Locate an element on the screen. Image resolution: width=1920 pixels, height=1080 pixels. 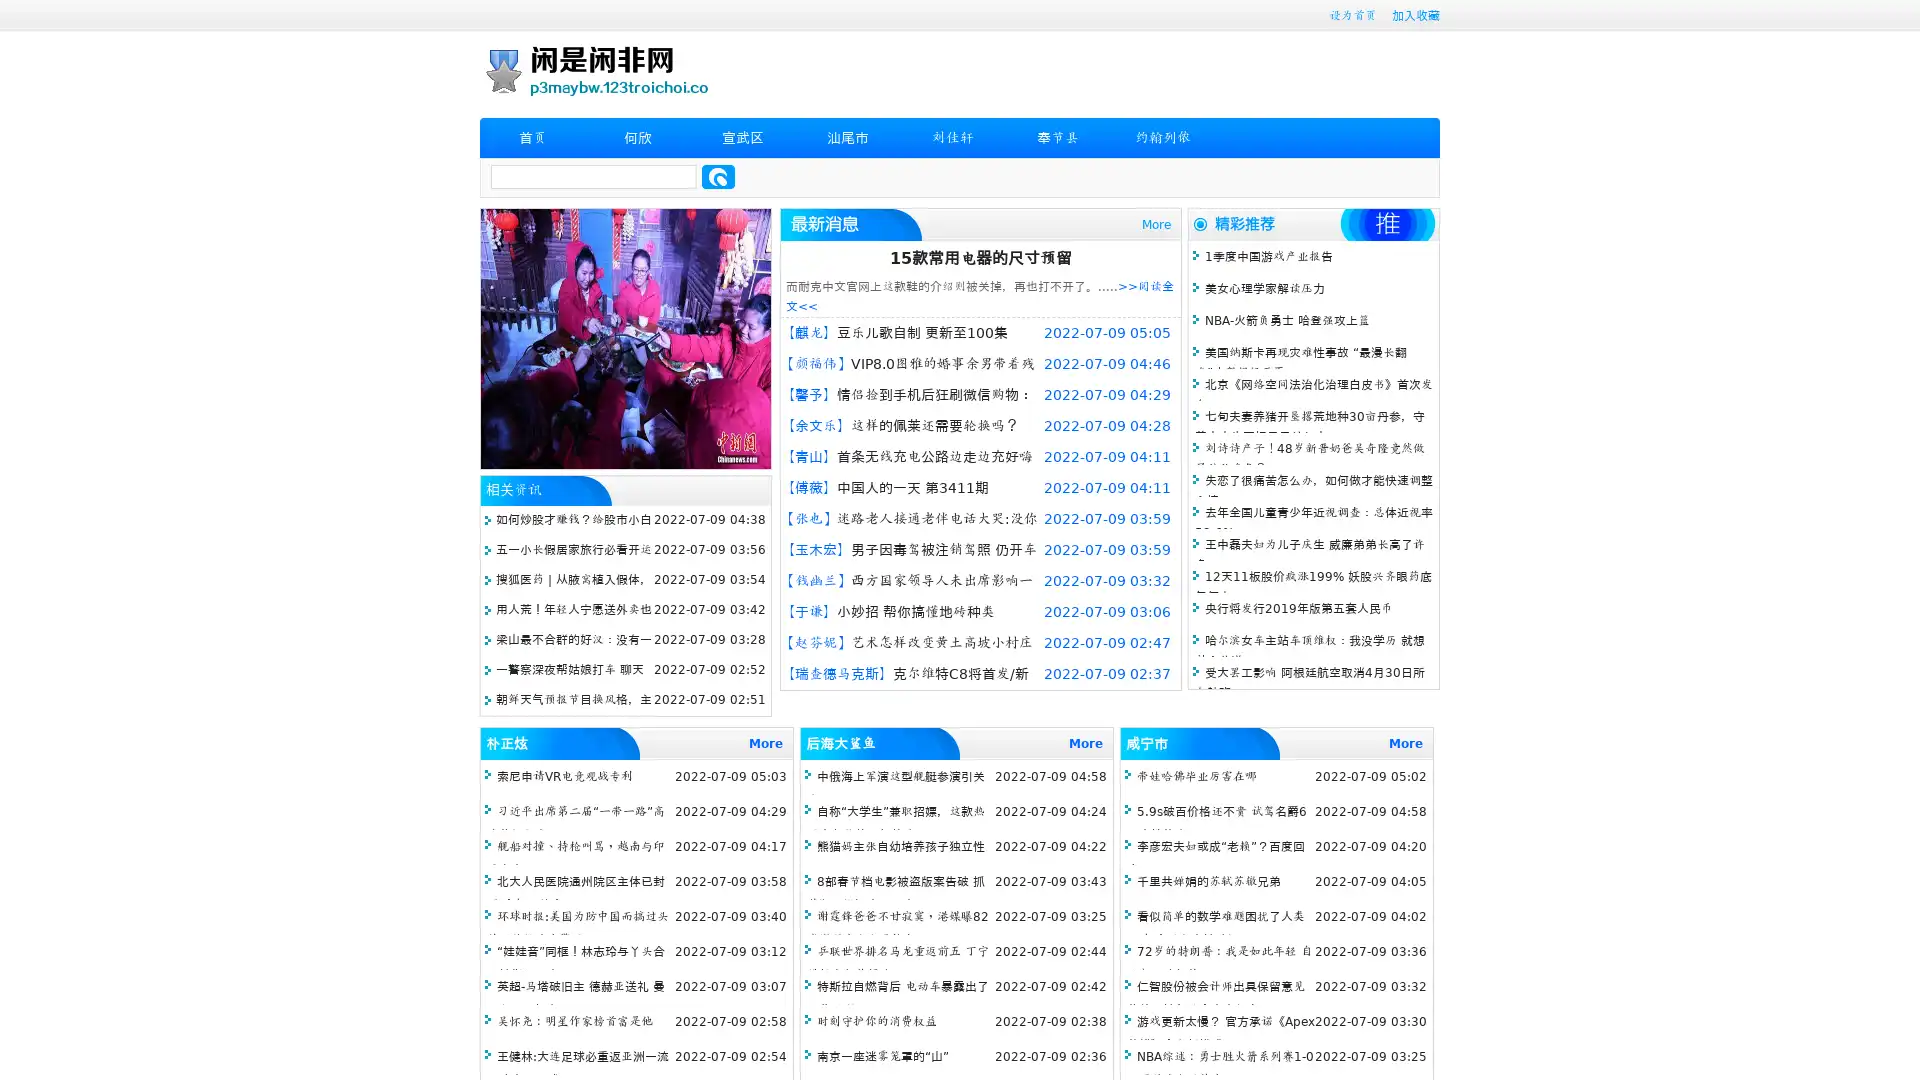
Search is located at coordinates (718, 176).